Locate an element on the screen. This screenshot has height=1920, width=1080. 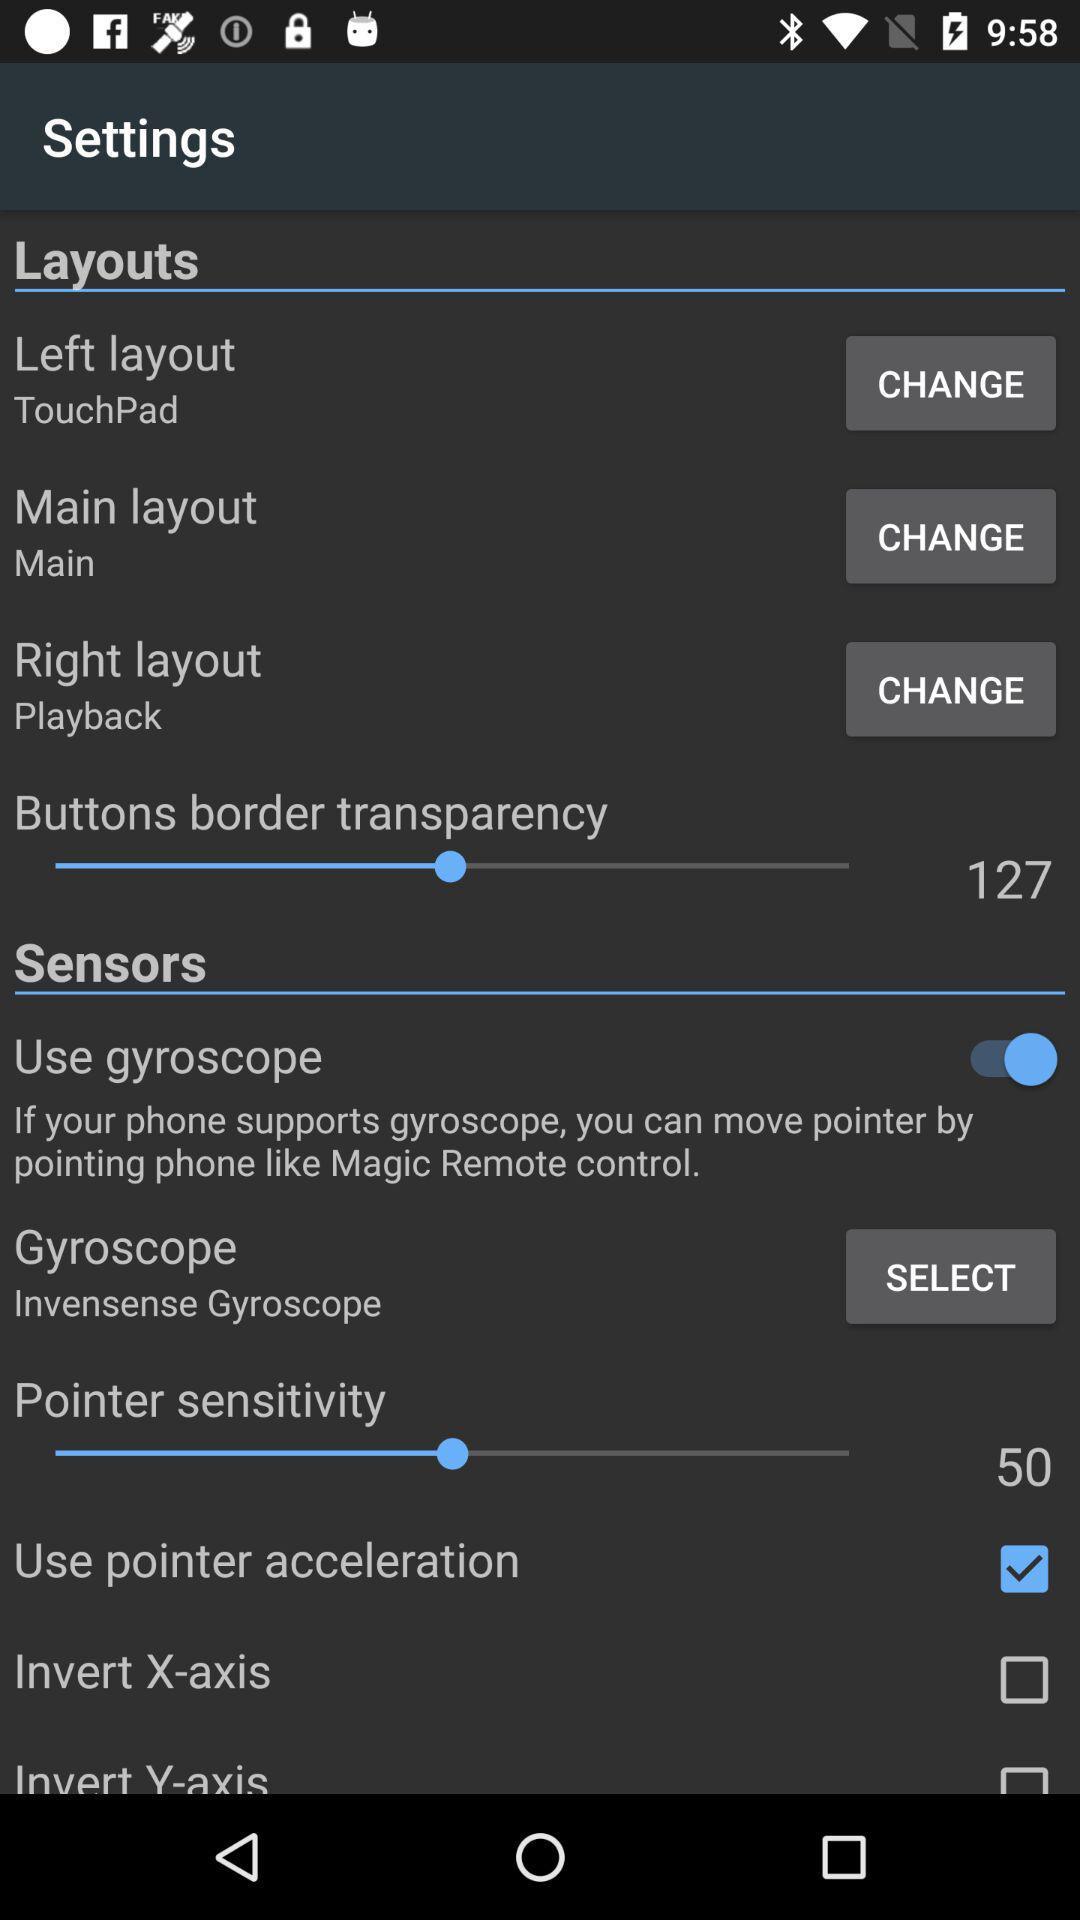
box to check for different options is located at coordinates (1024, 1680).